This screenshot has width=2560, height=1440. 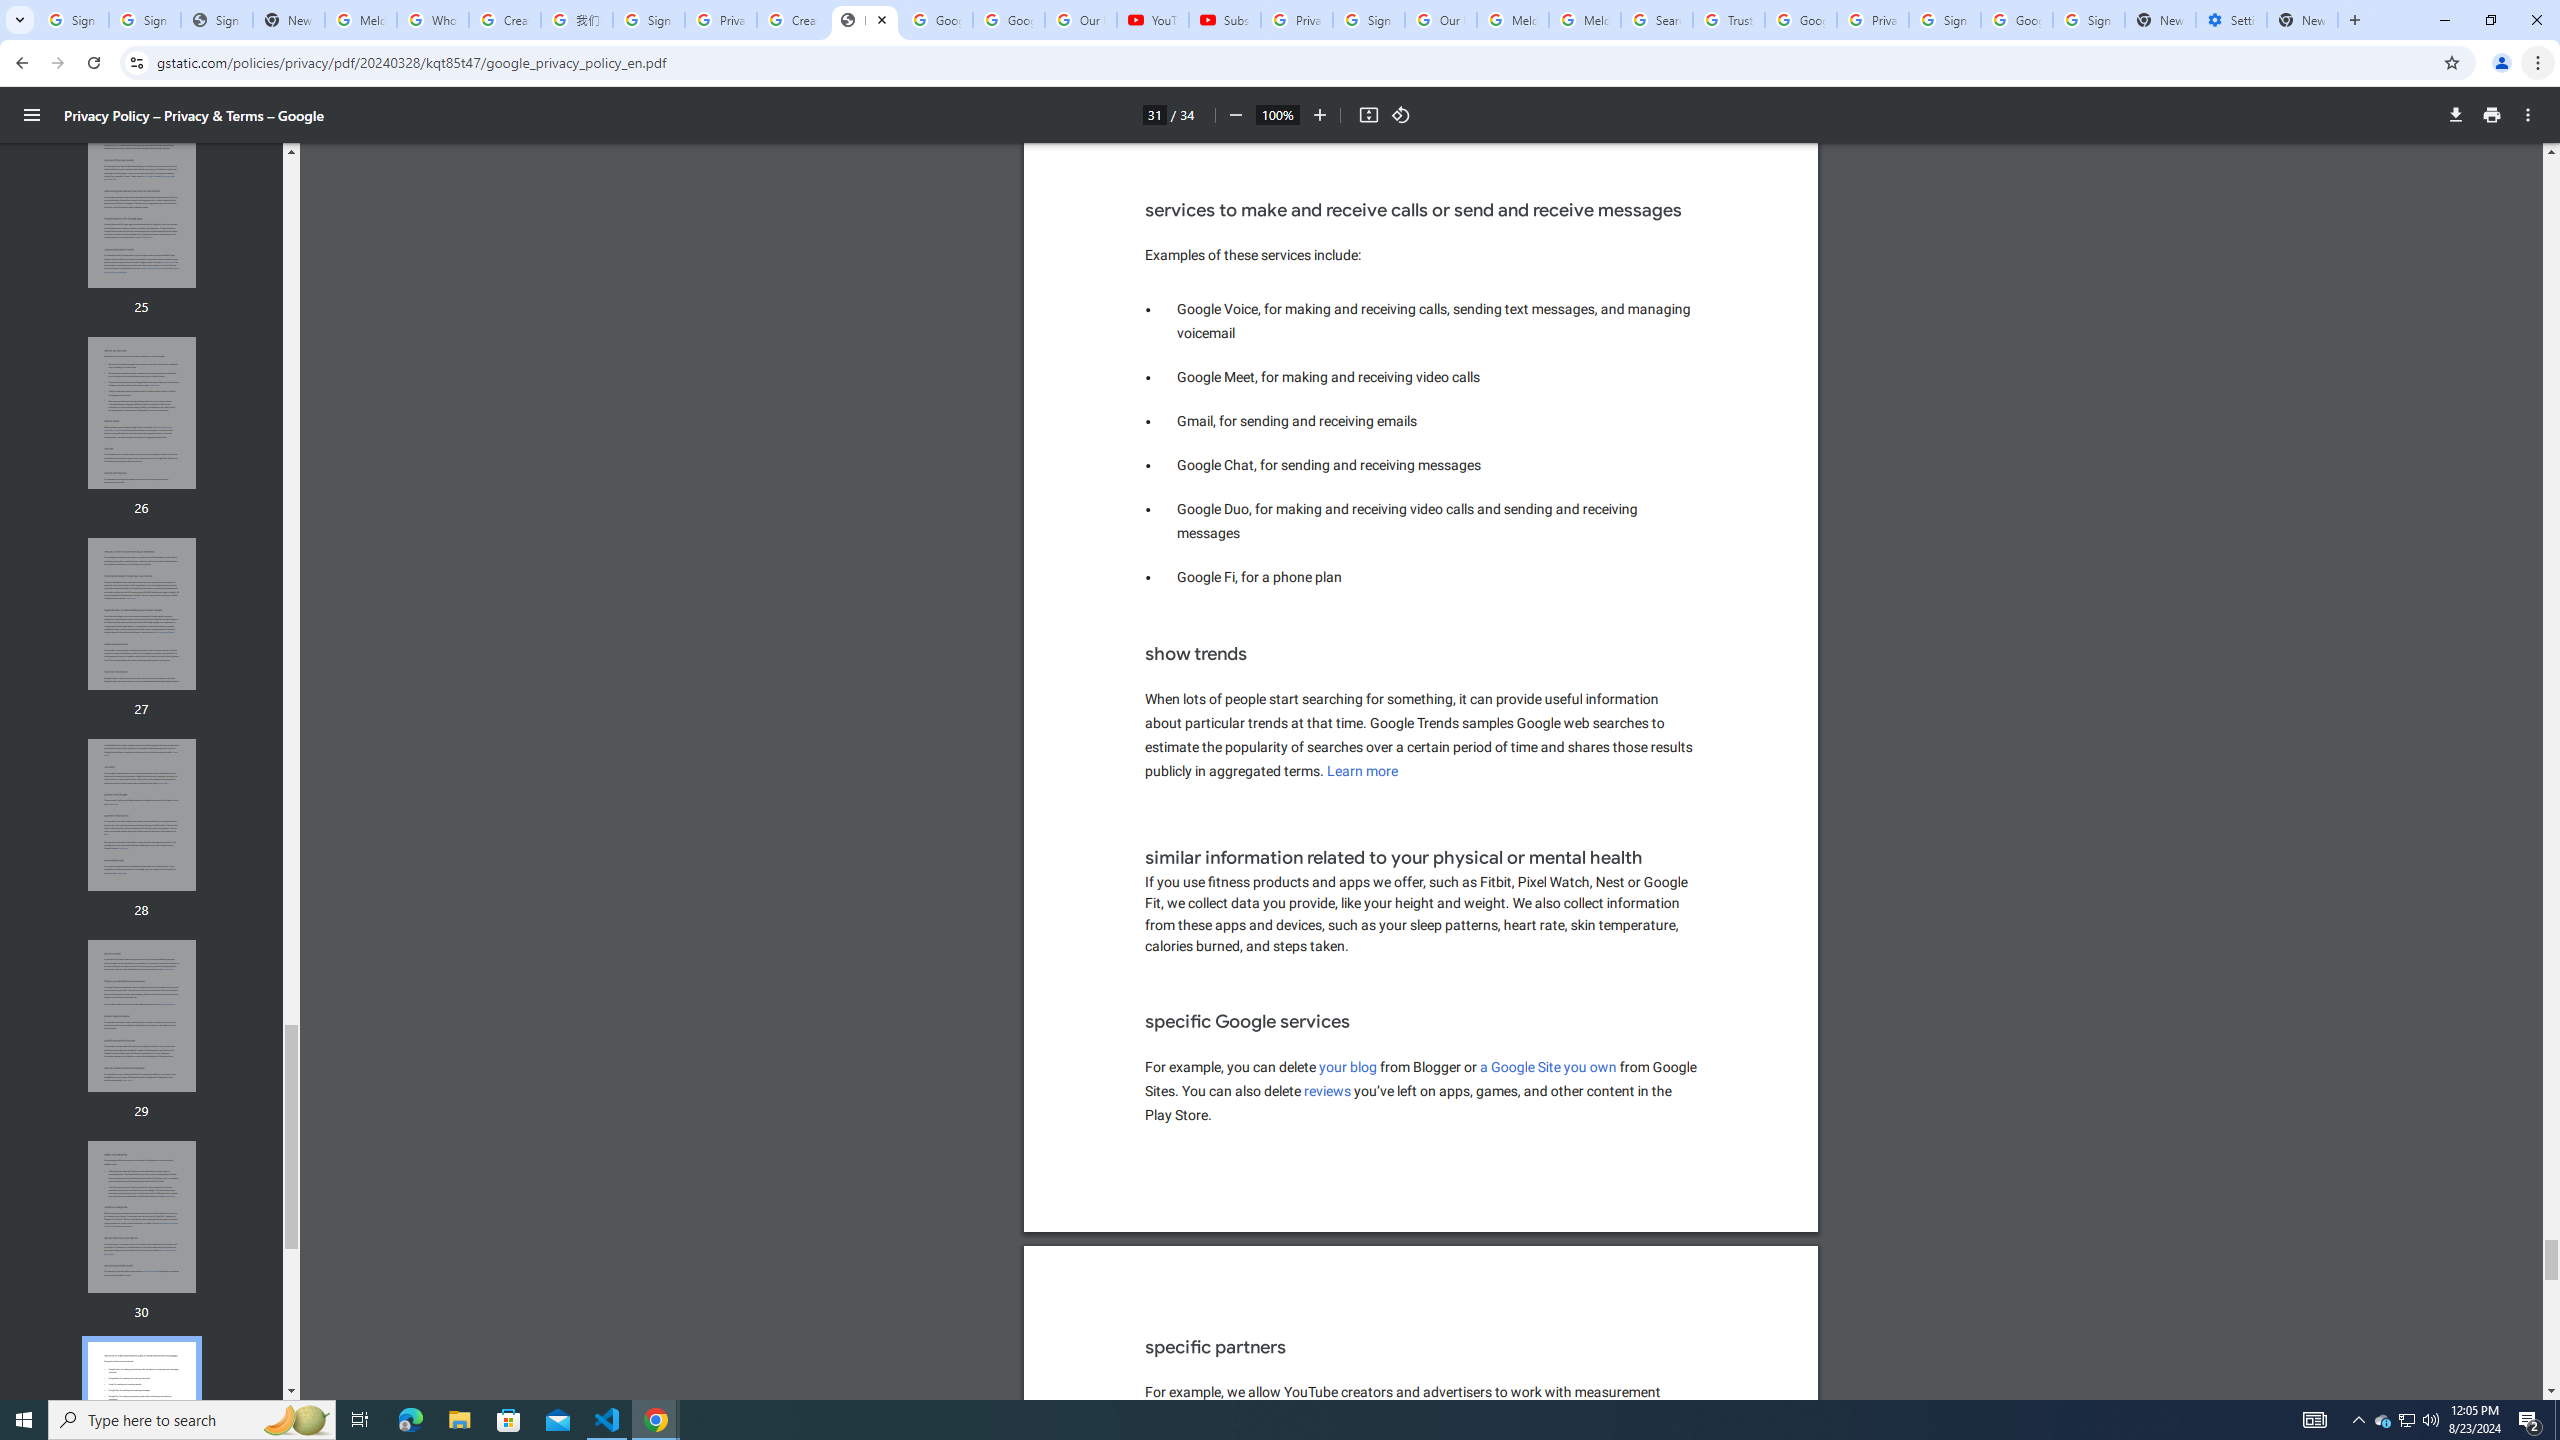 What do you see at coordinates (1548, 1066) in the screenshot?
I see `'a Google Site you own'` at bounding box center [1548, 1066].